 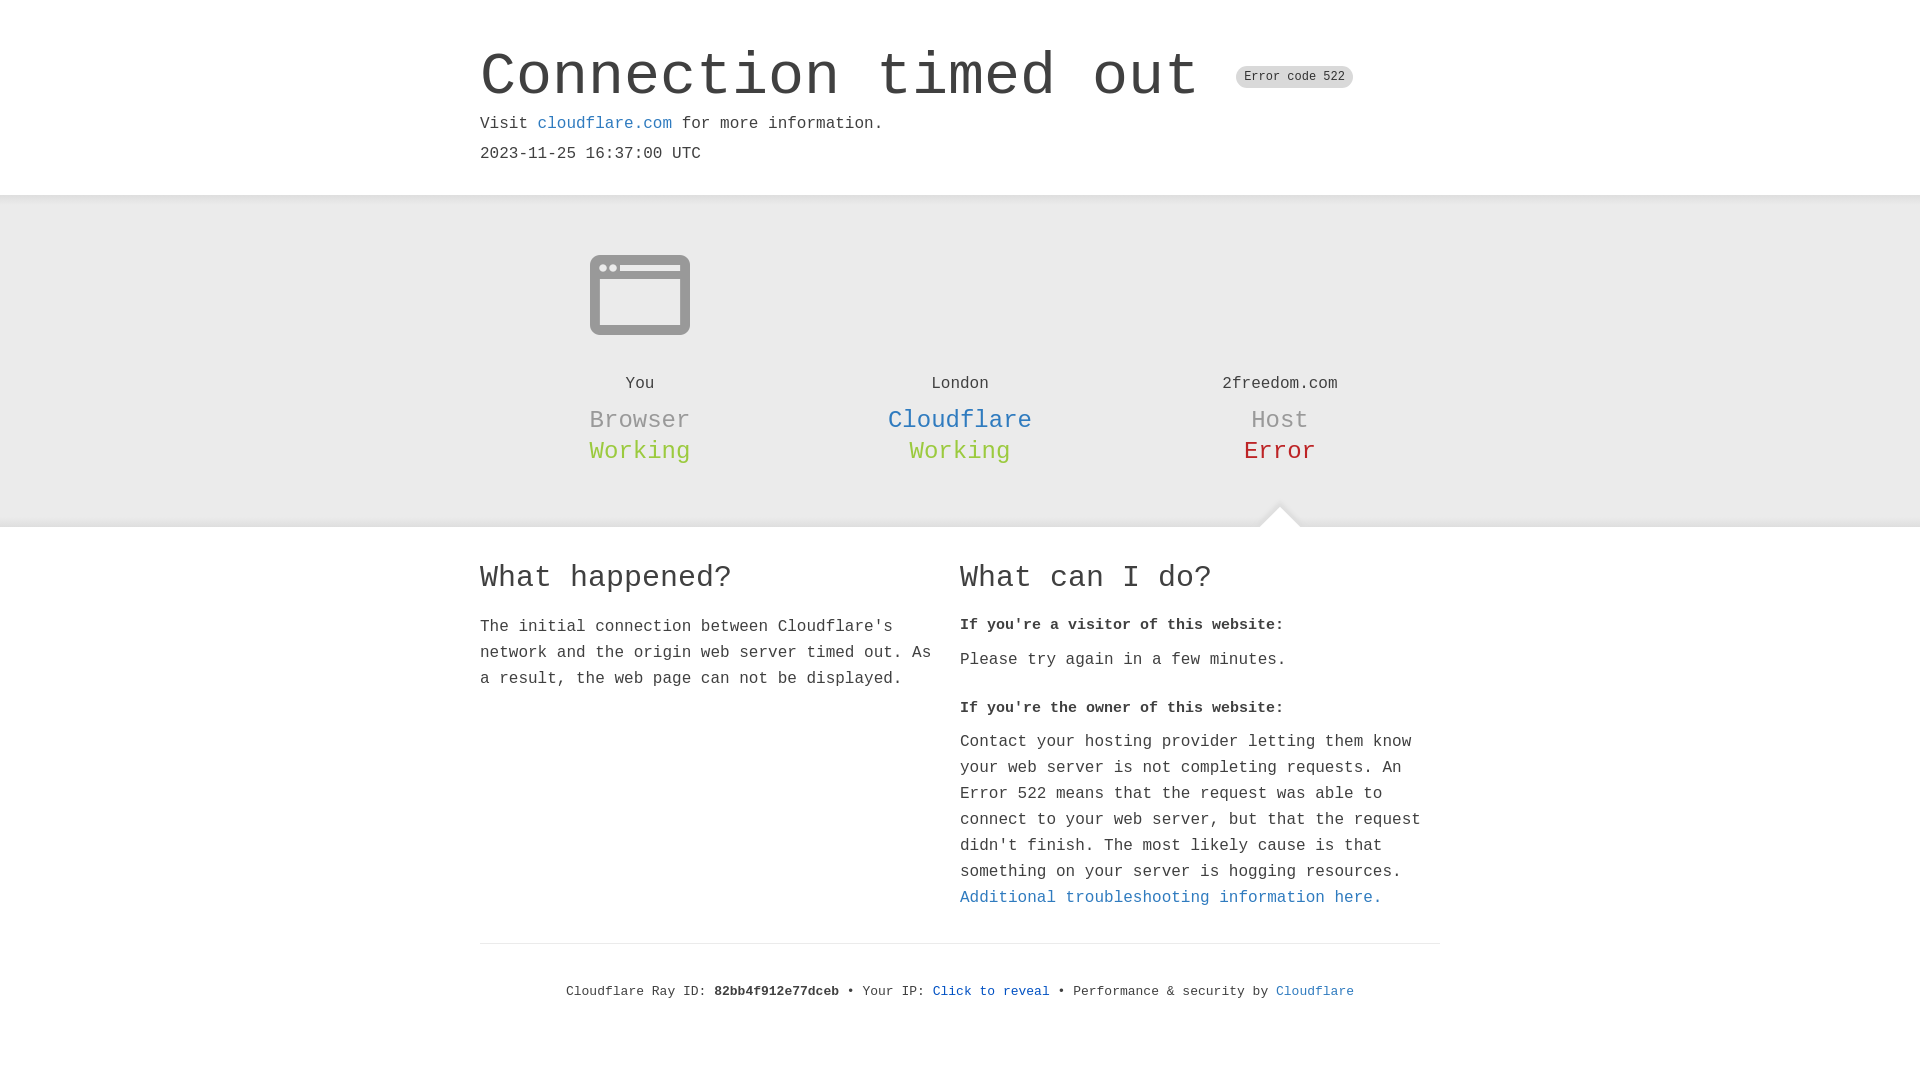 What do you see at coordinates (537, 123) in the screenshot?
I see `'cloudflare.com'` at bounding box center [537, 123].